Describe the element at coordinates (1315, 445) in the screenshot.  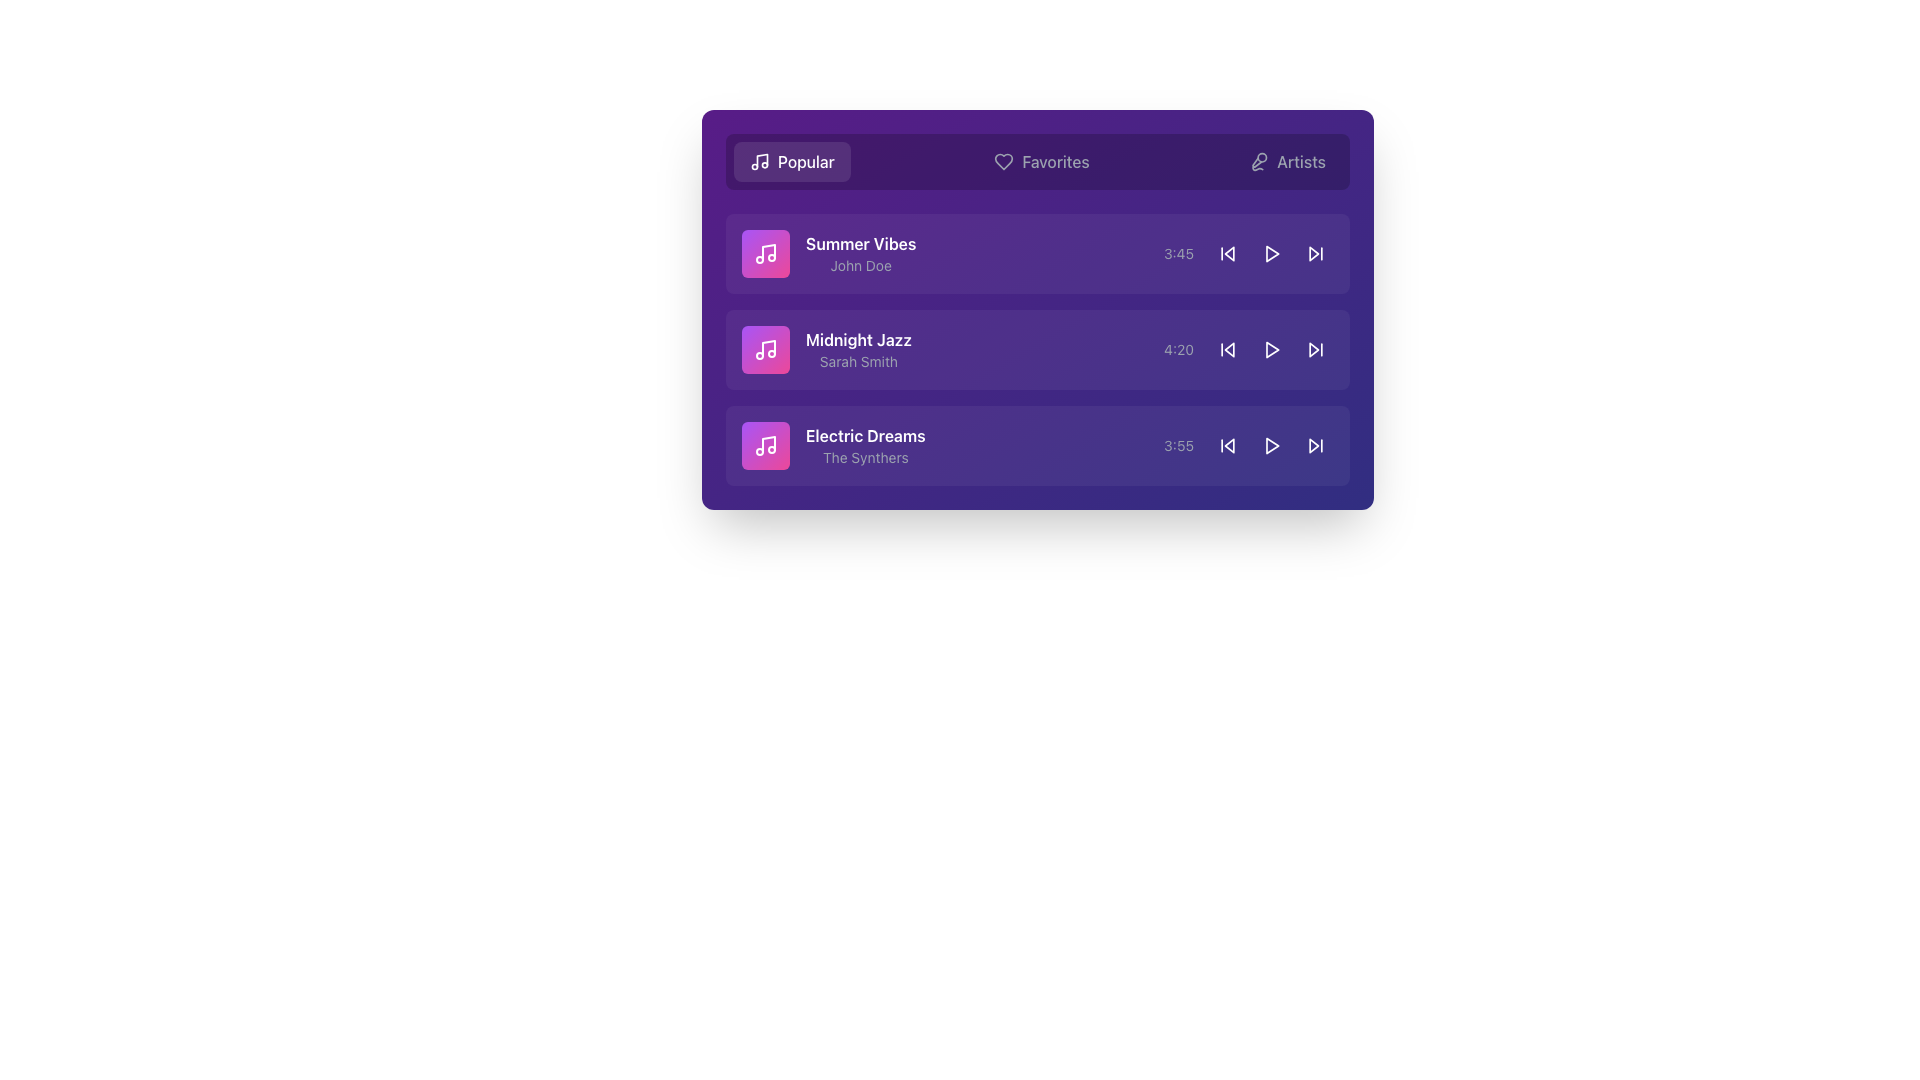
I see `the skip icon button located at the far-right of the bottom row in the music player interface` at that location.